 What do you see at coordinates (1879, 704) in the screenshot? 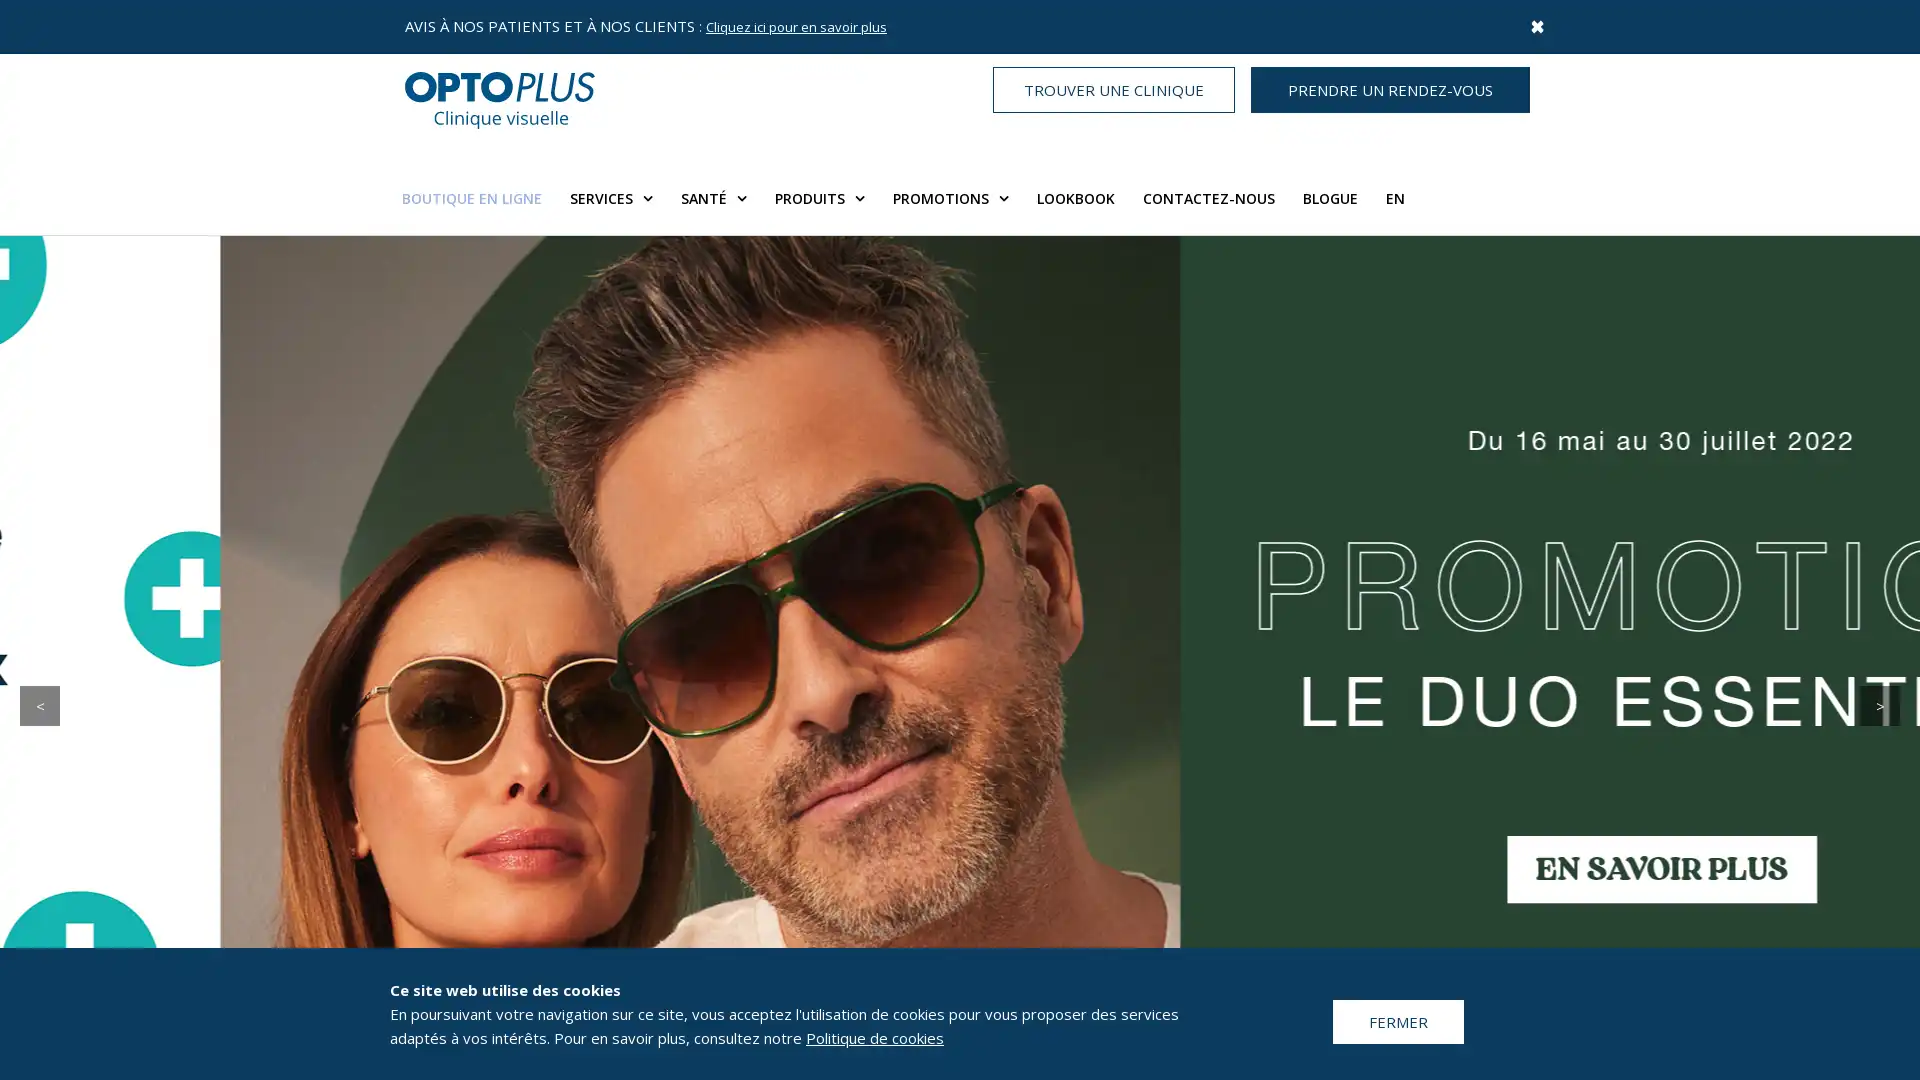
I see `>` at bounding box center [1879, 704].